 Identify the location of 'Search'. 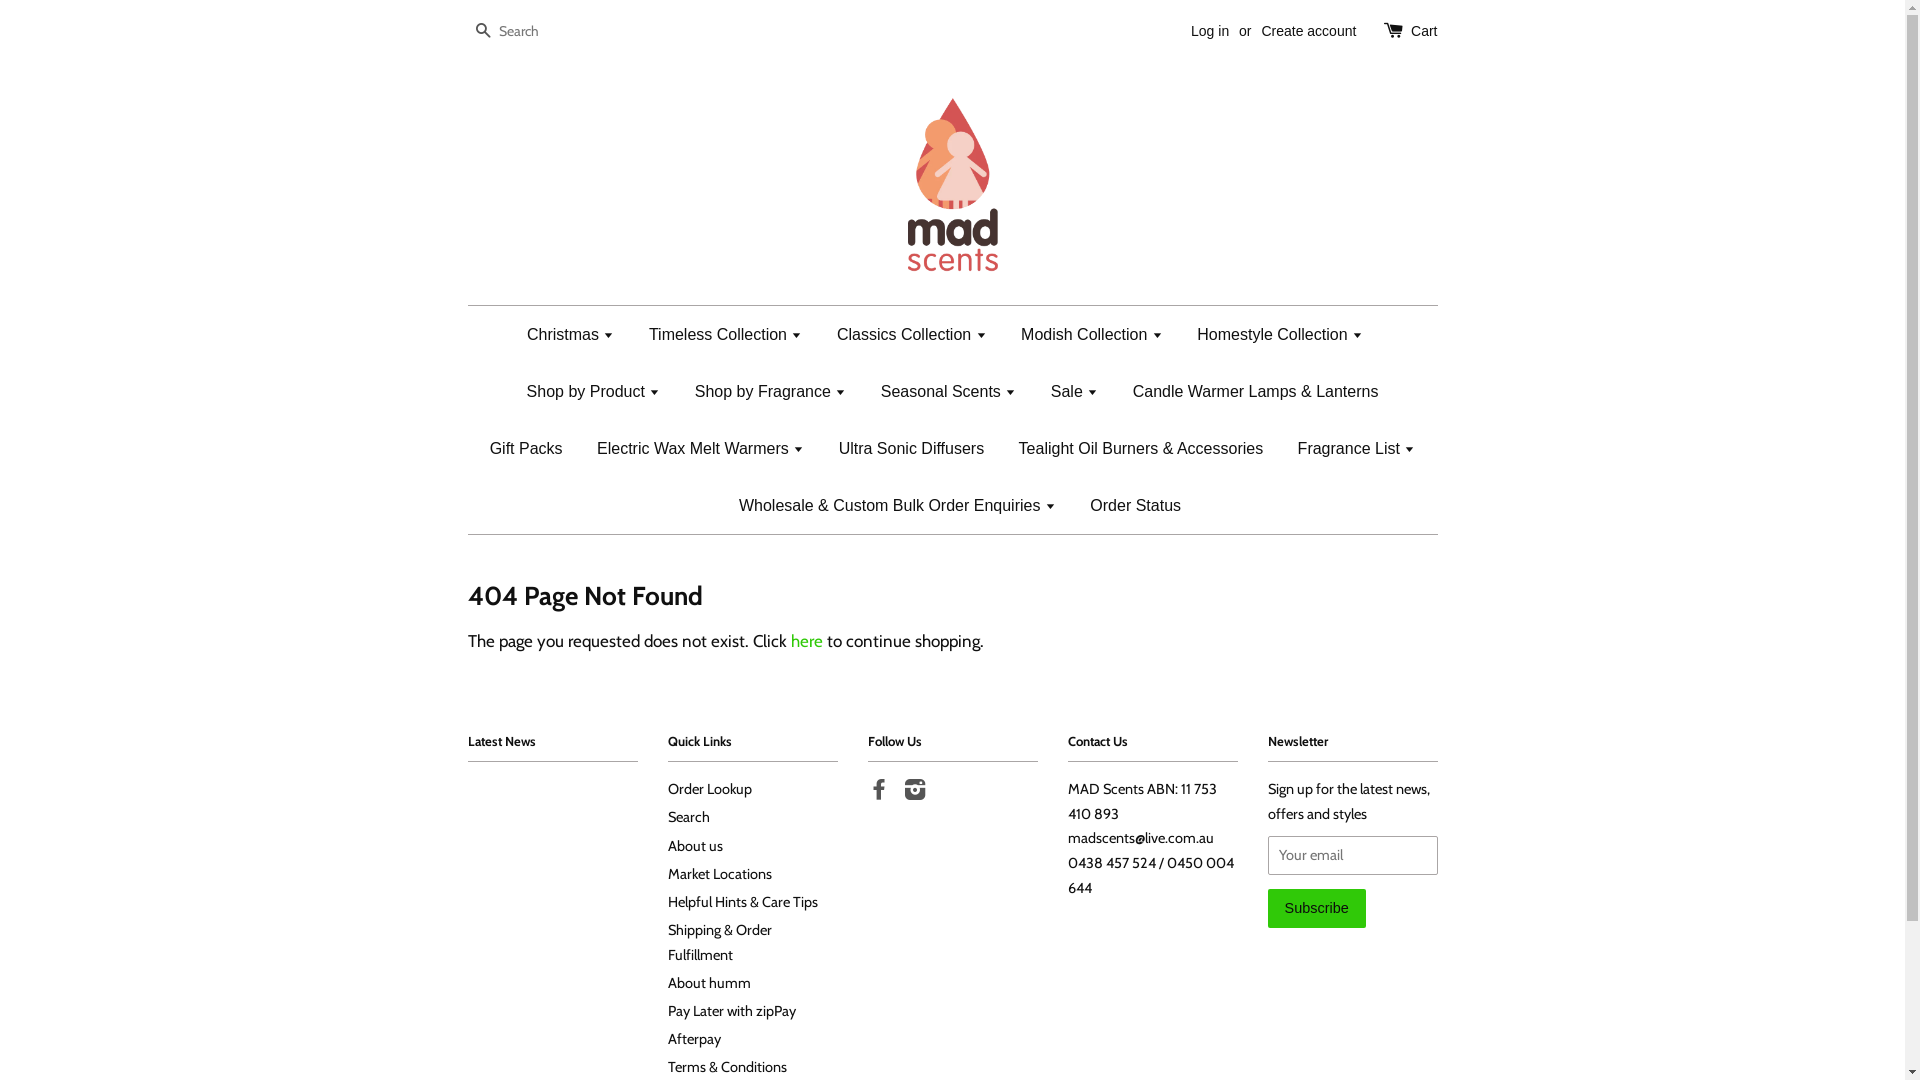
(483, 32).